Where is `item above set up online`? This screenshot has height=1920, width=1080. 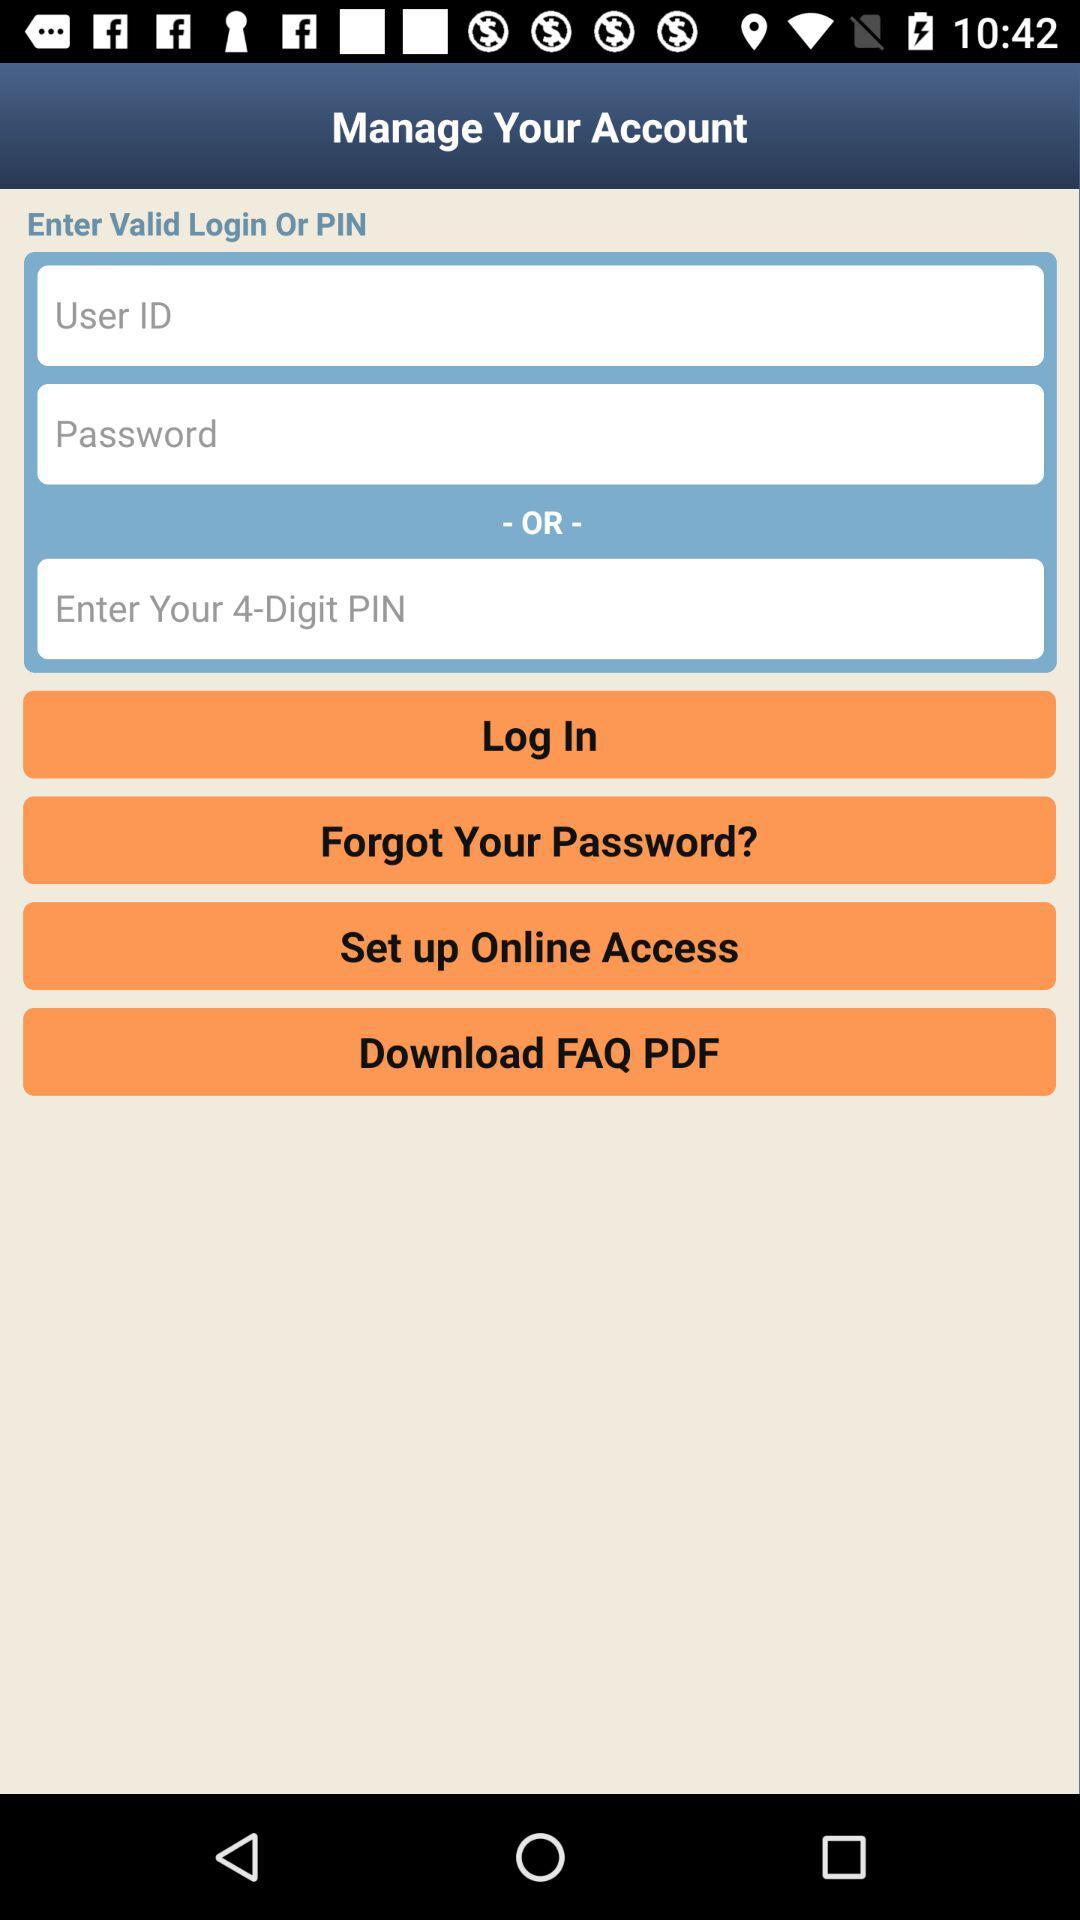
item above set up online is located at coordinates (538, 840).